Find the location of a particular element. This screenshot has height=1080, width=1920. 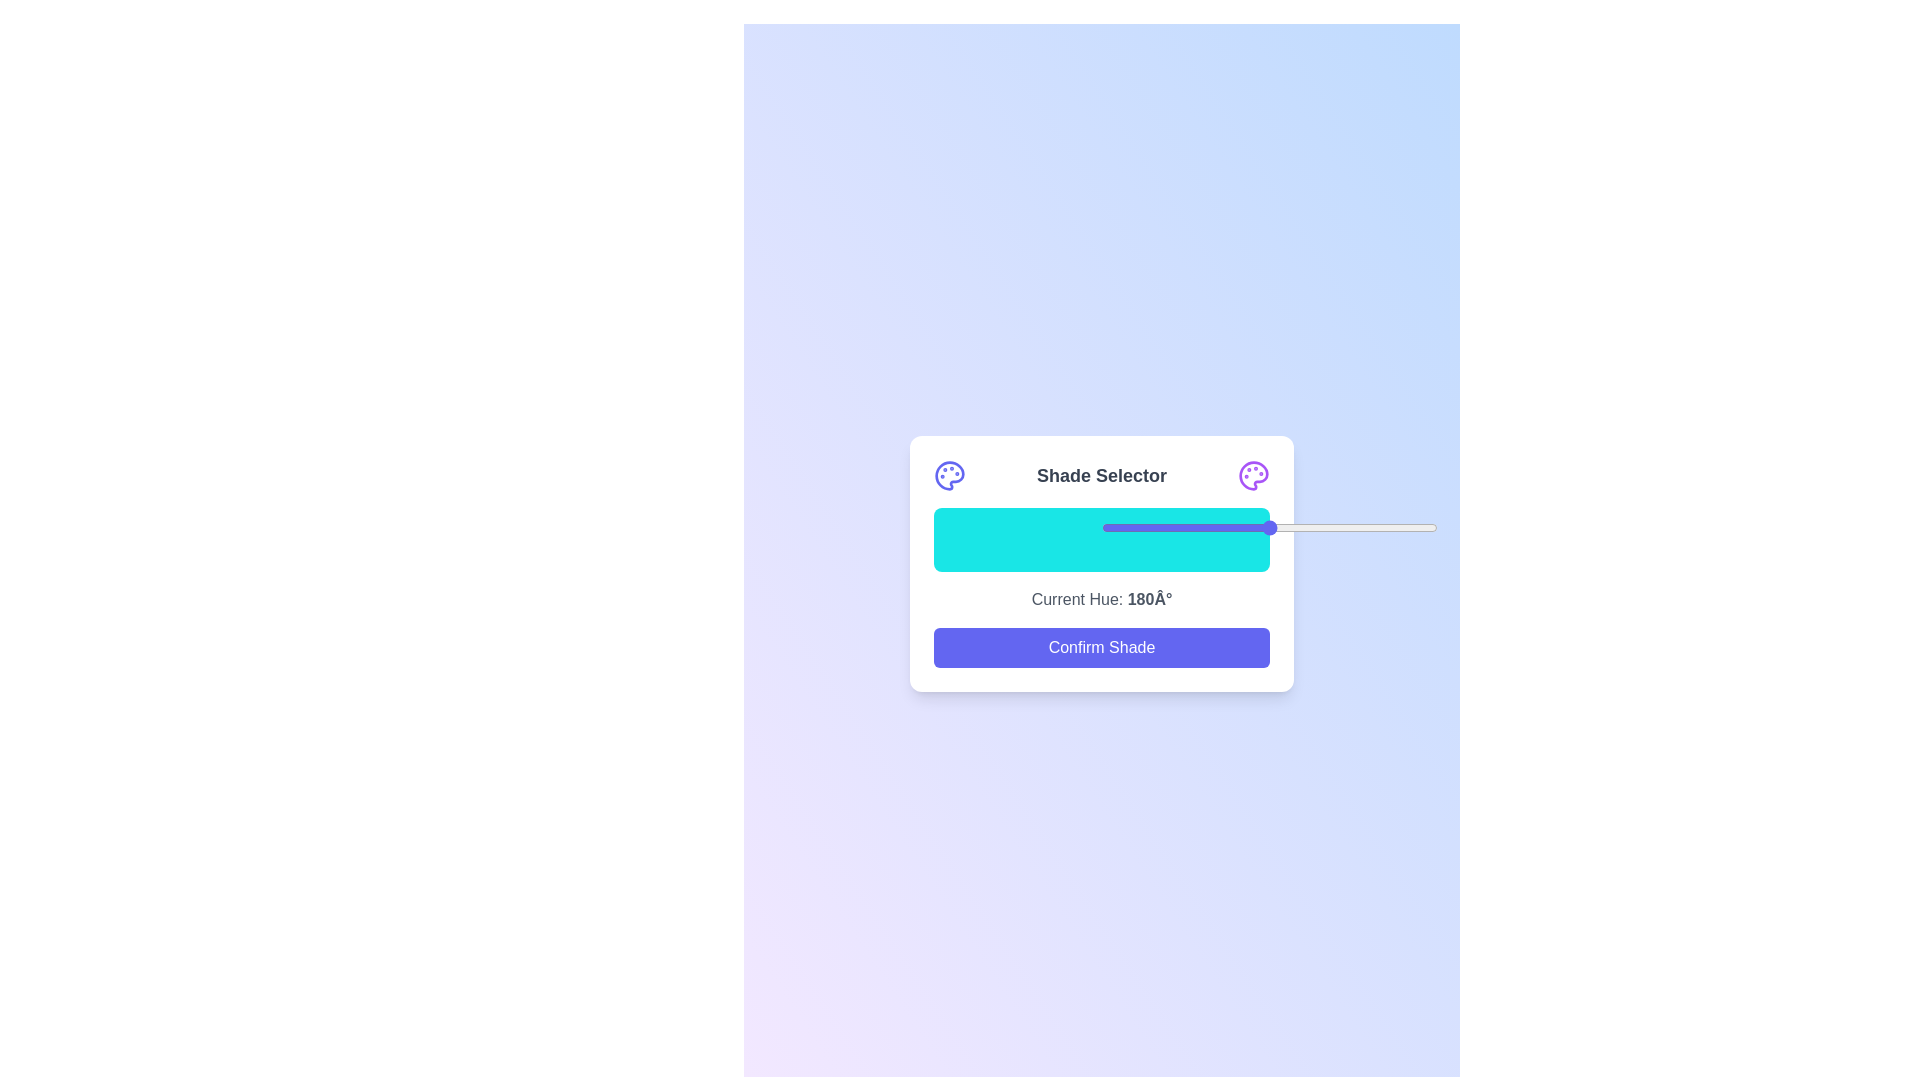

the shade slider to 99 to observe the corresponding color is located at coordinates (1265, 540).